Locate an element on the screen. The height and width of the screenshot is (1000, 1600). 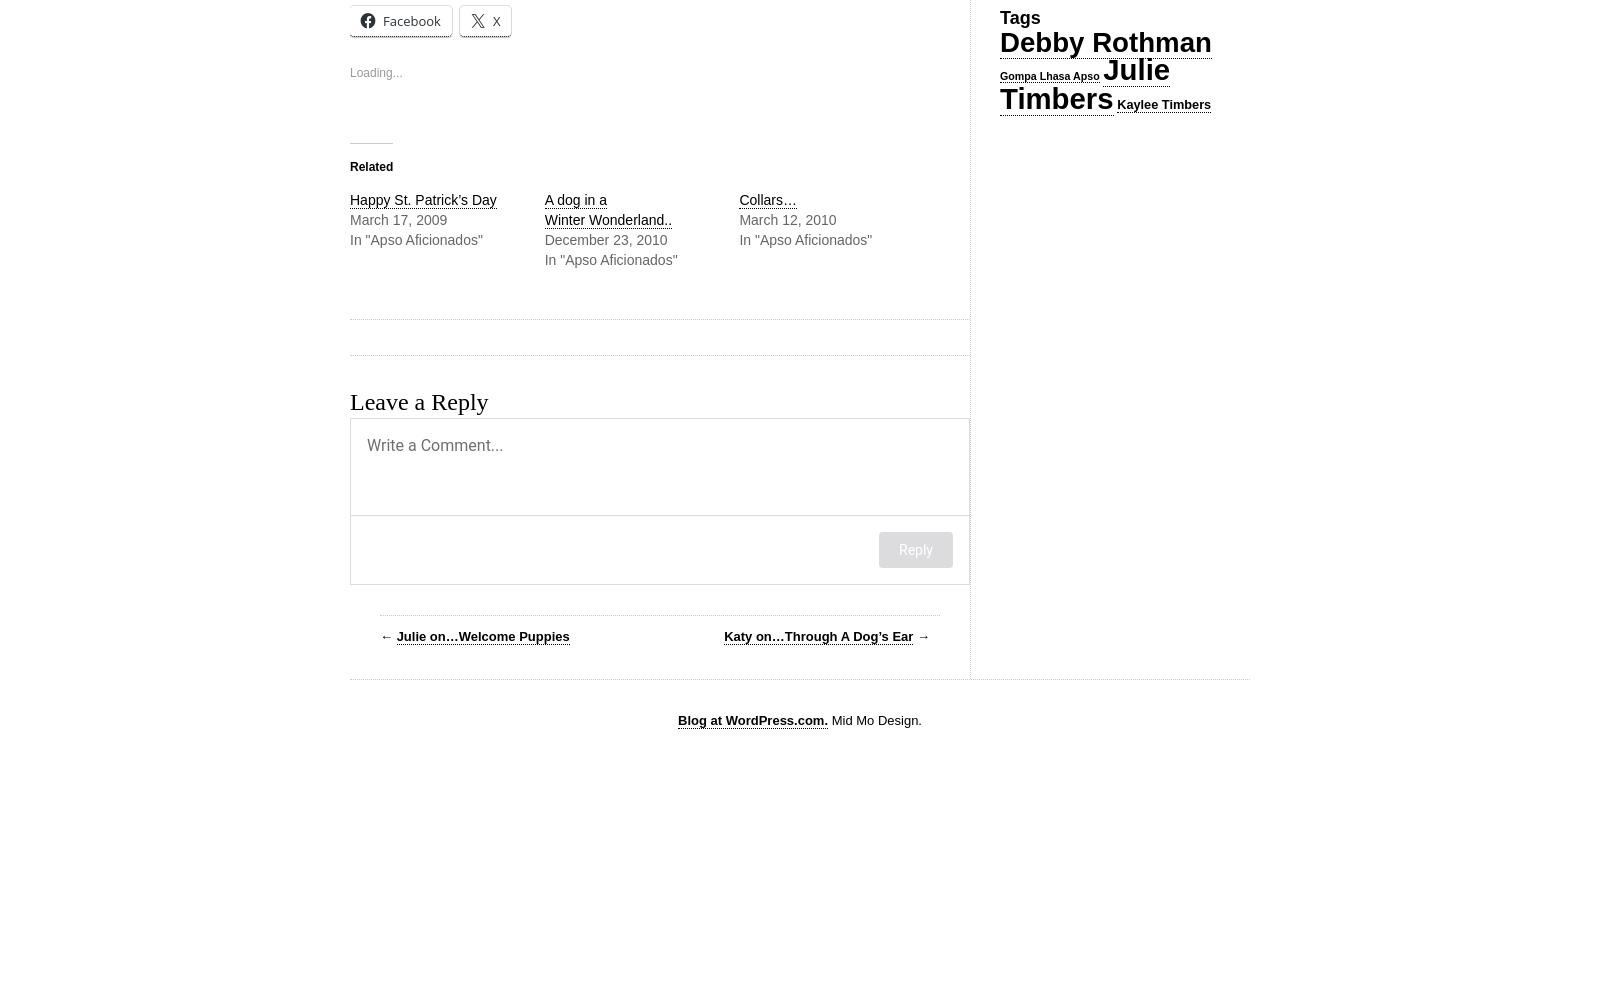
'Mid Mo Design.' is located at coordinates (826, 718).